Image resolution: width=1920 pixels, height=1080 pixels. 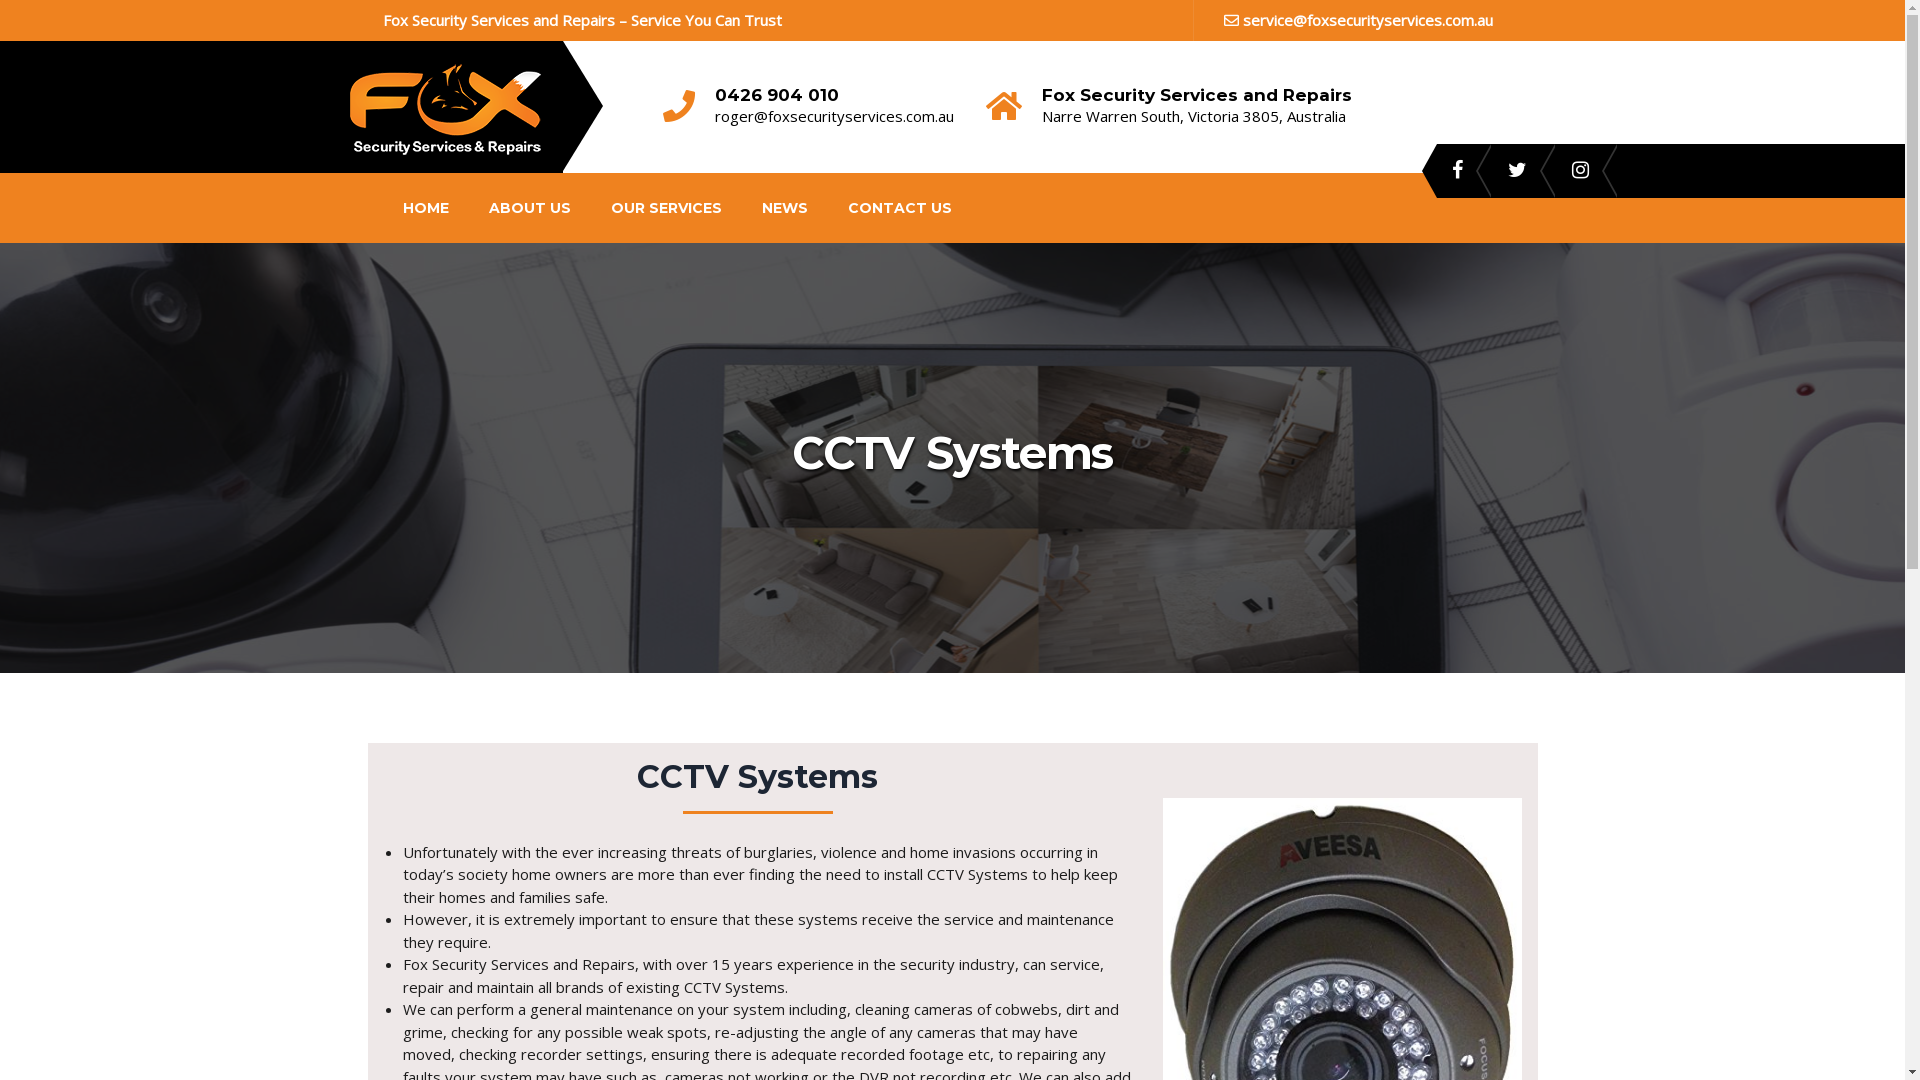 I want to click on 'OUR SERVICES', so click(x=665, y=205).